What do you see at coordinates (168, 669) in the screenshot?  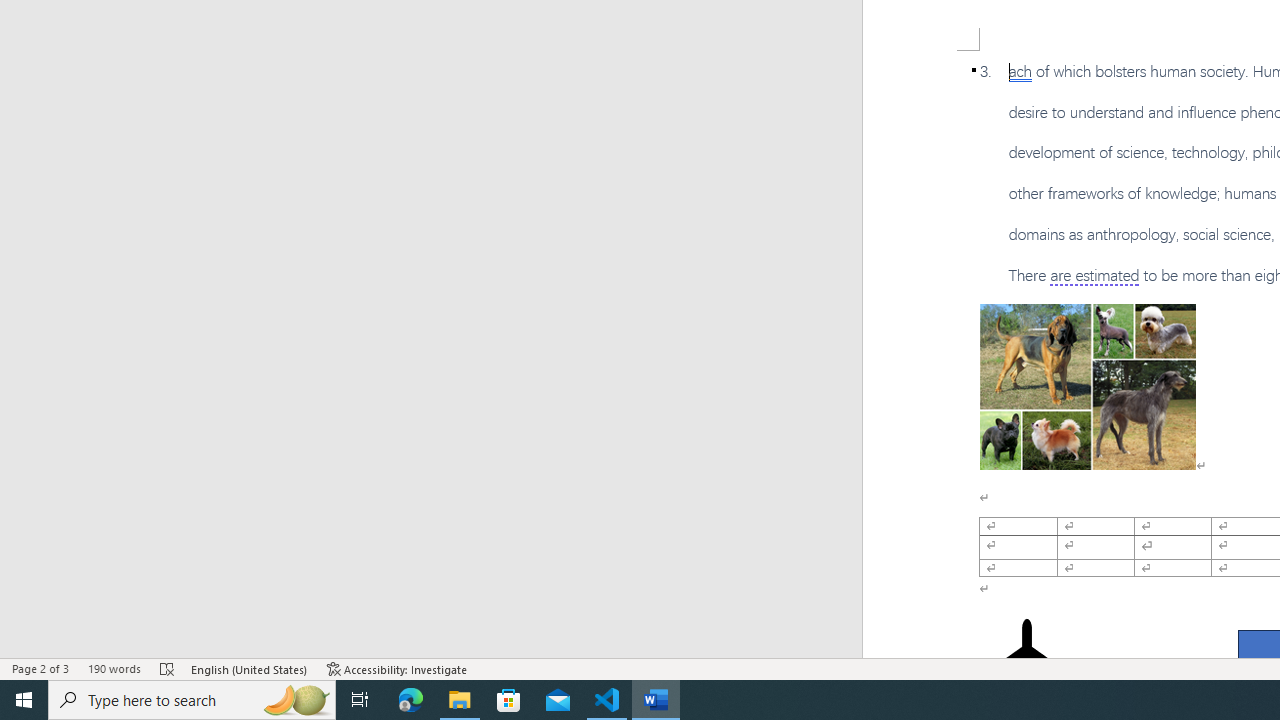 I see `'Spelling and Grammar Check Errors'` at bounding box center [168, 669].